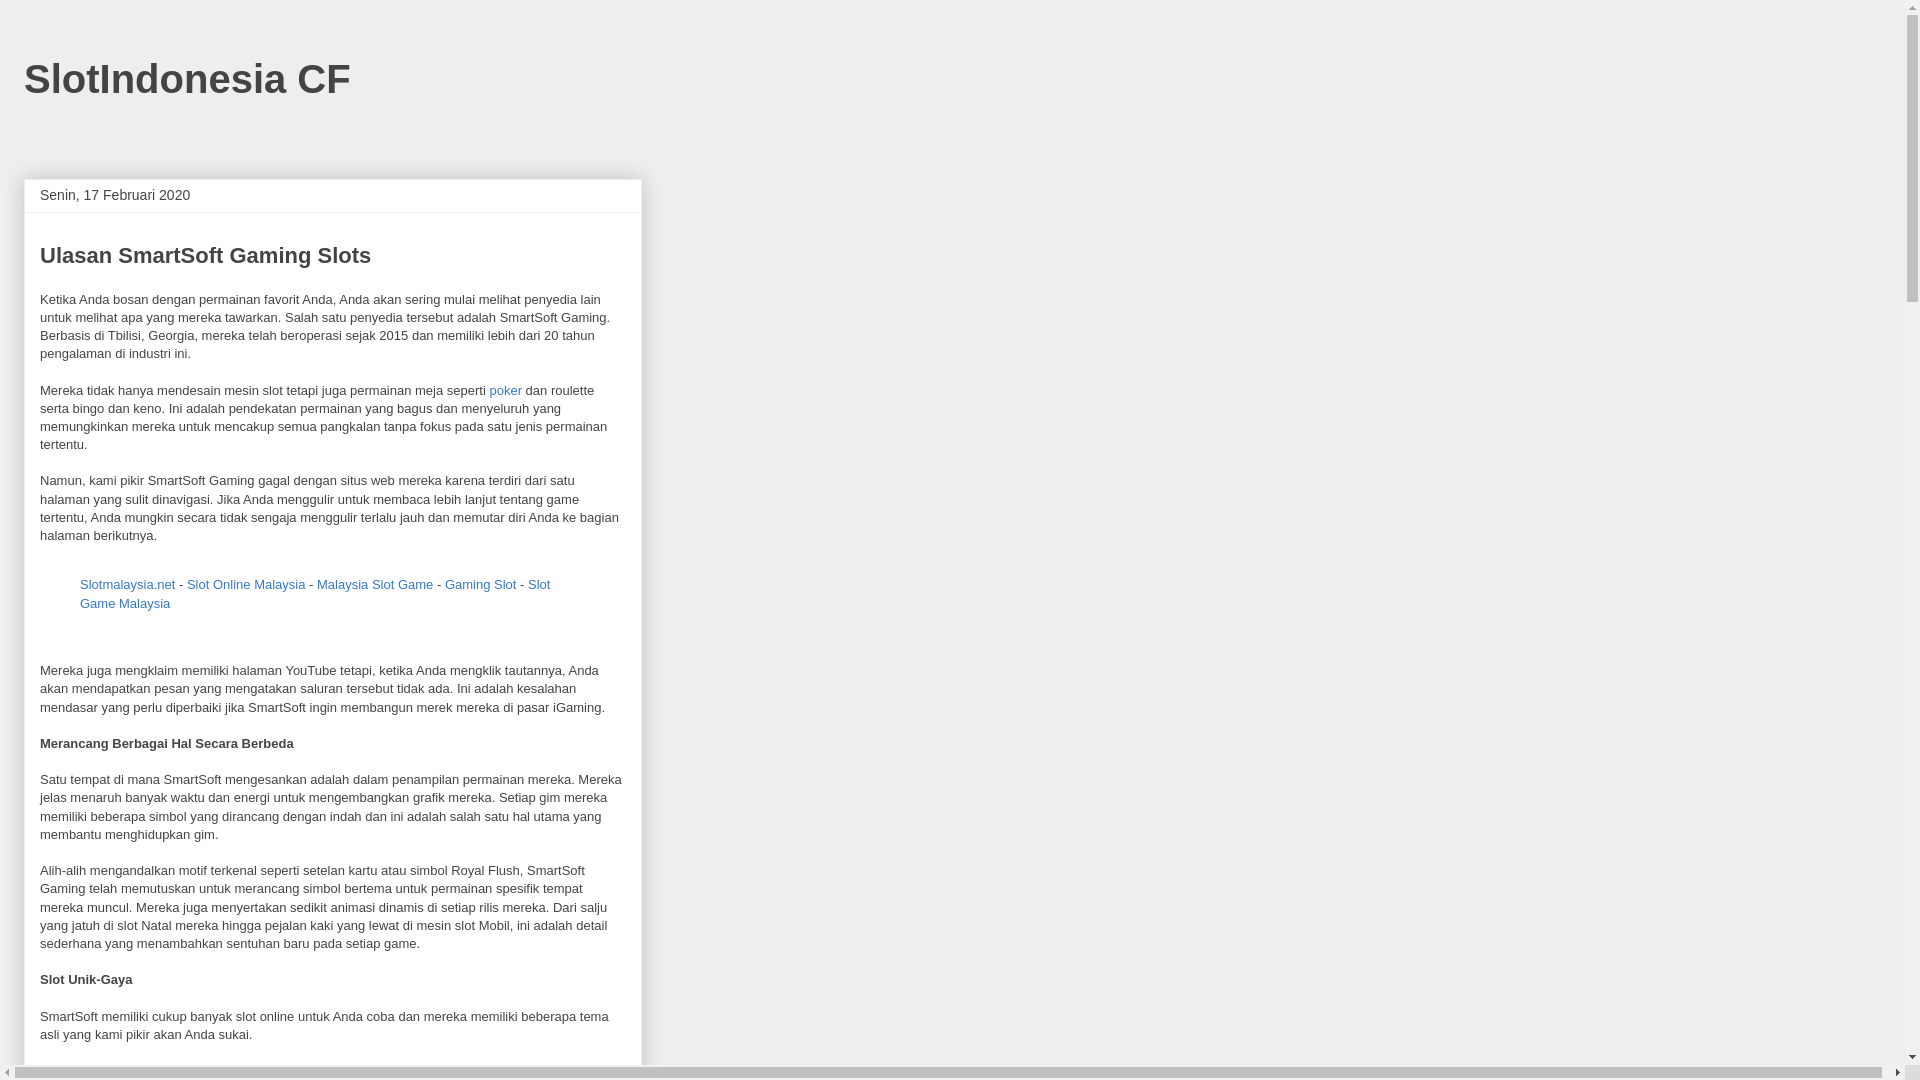  Describe the element at coordinates (126, 584) in the screenshot. I see `'Slotmalaysia.net'` at that location.